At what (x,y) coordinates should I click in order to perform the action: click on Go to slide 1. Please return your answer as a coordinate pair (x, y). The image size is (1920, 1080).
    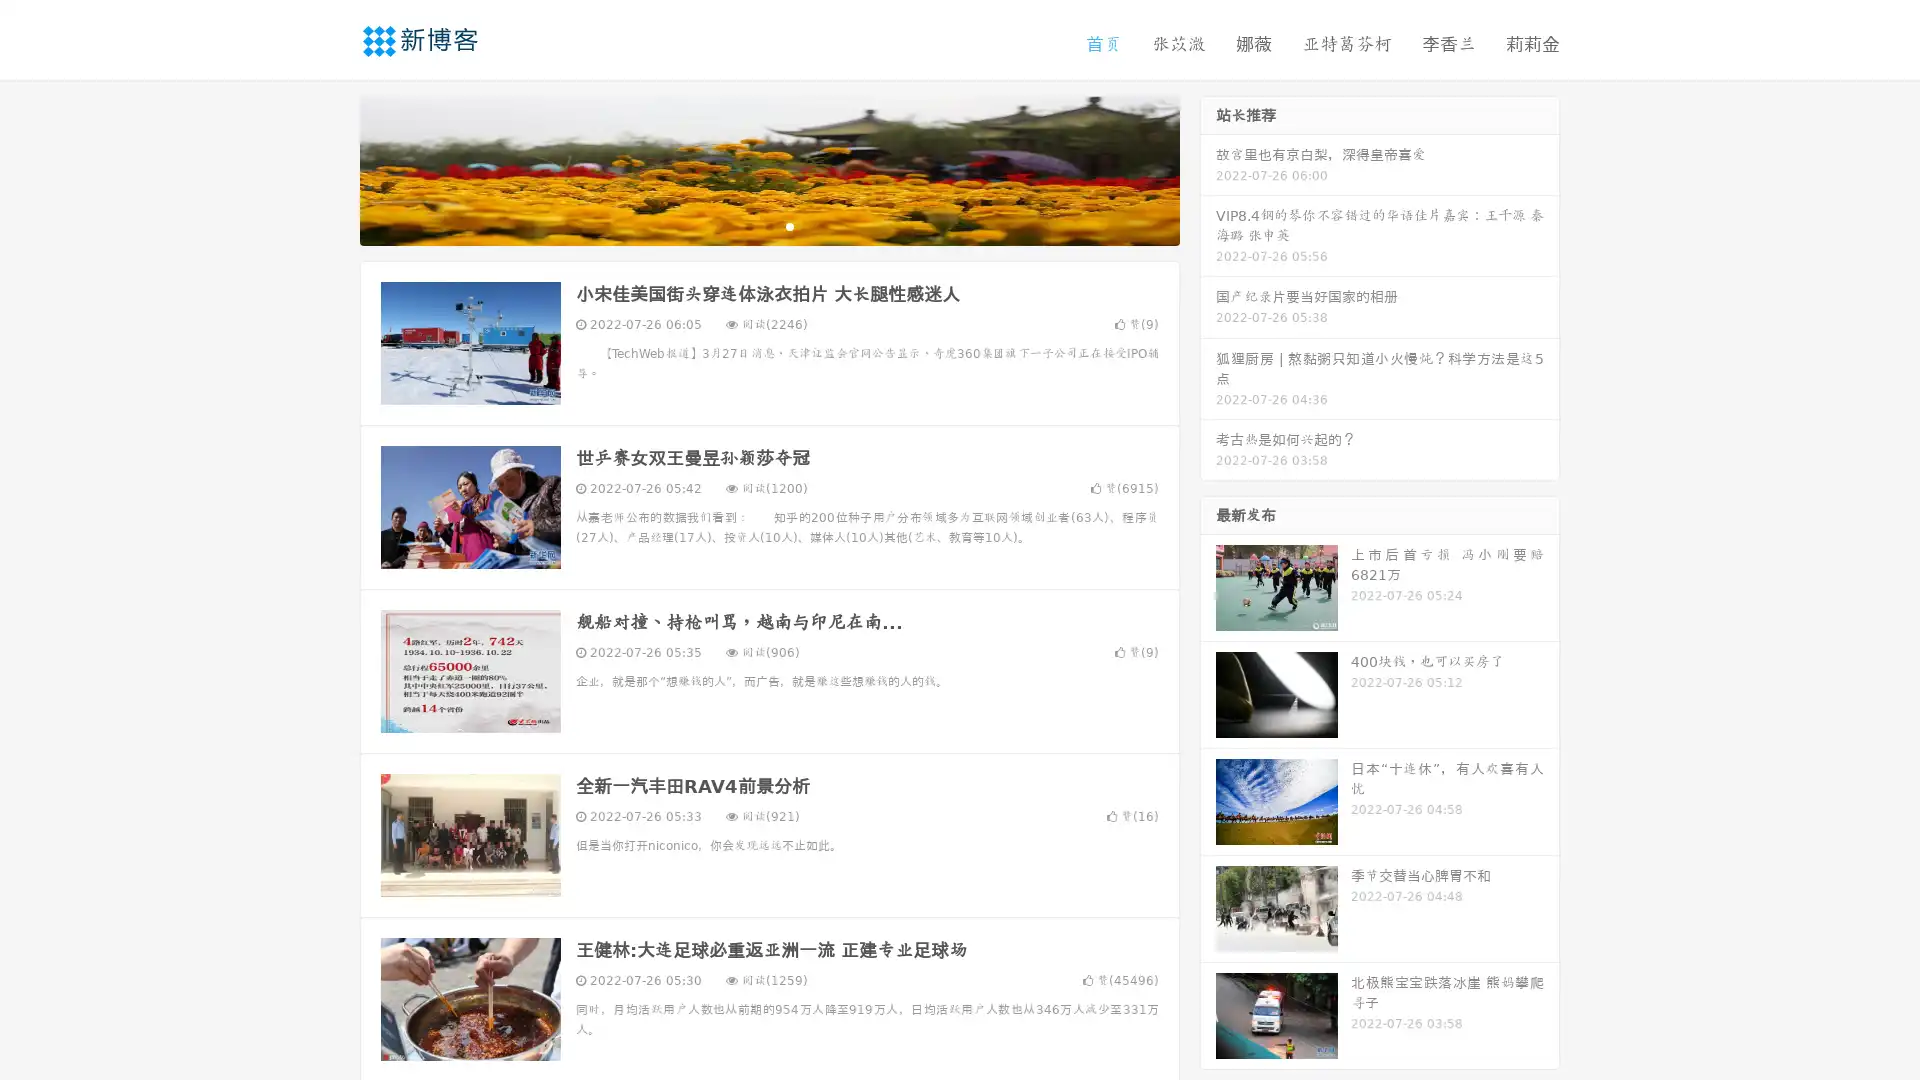
    Looking at the image, I should click on (748, 225).